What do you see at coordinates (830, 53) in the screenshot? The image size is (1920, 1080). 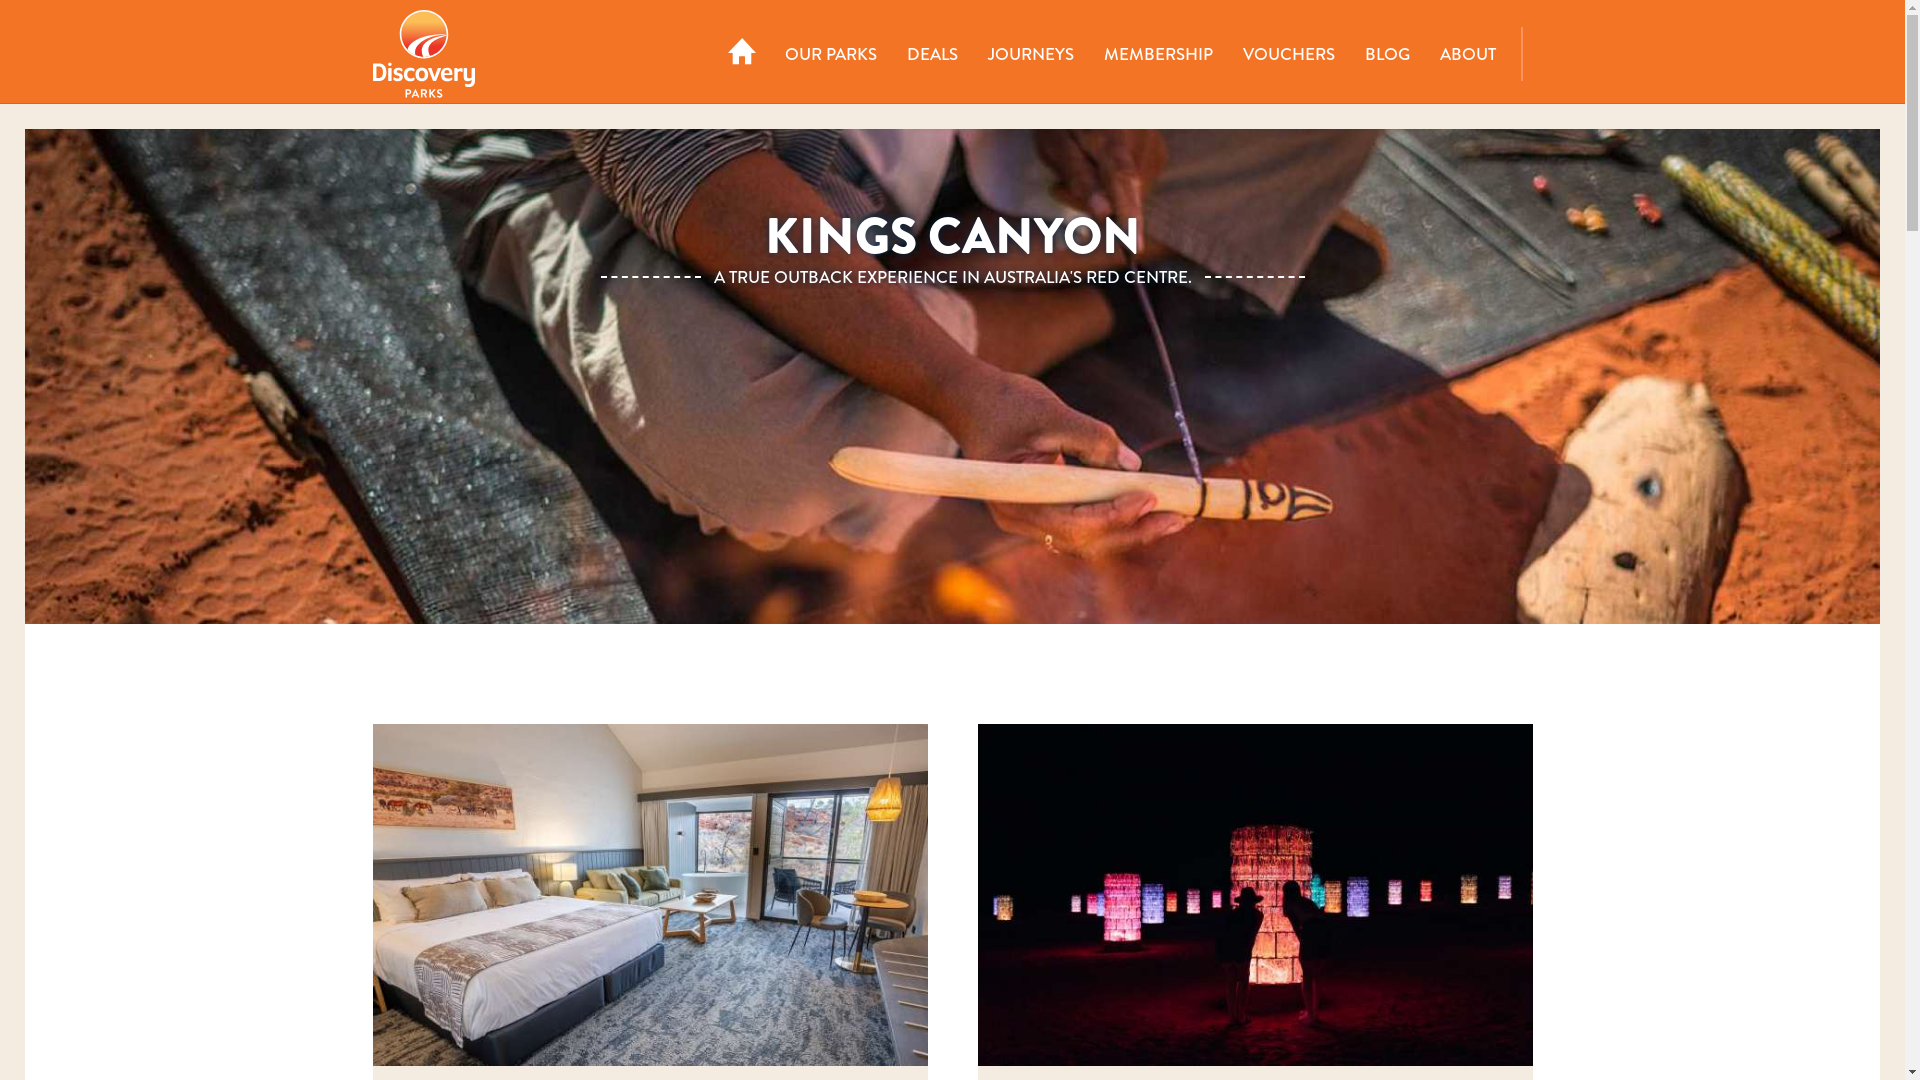 I see `'OUR PARKS'` at bounding box center [830, 53].